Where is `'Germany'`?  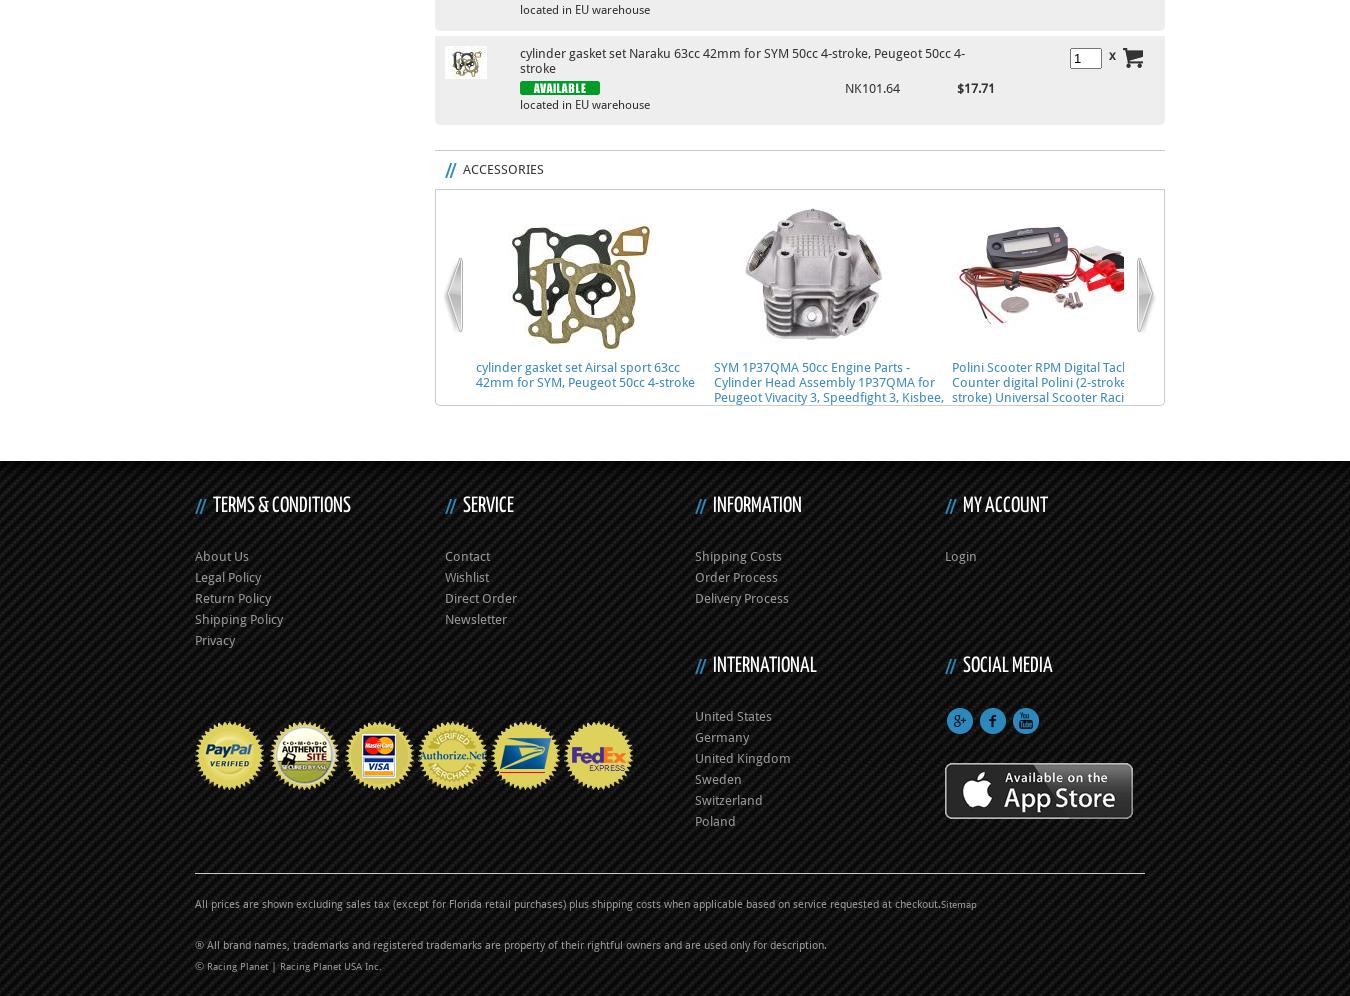
'Germany' is located at coordinates (720, 736).